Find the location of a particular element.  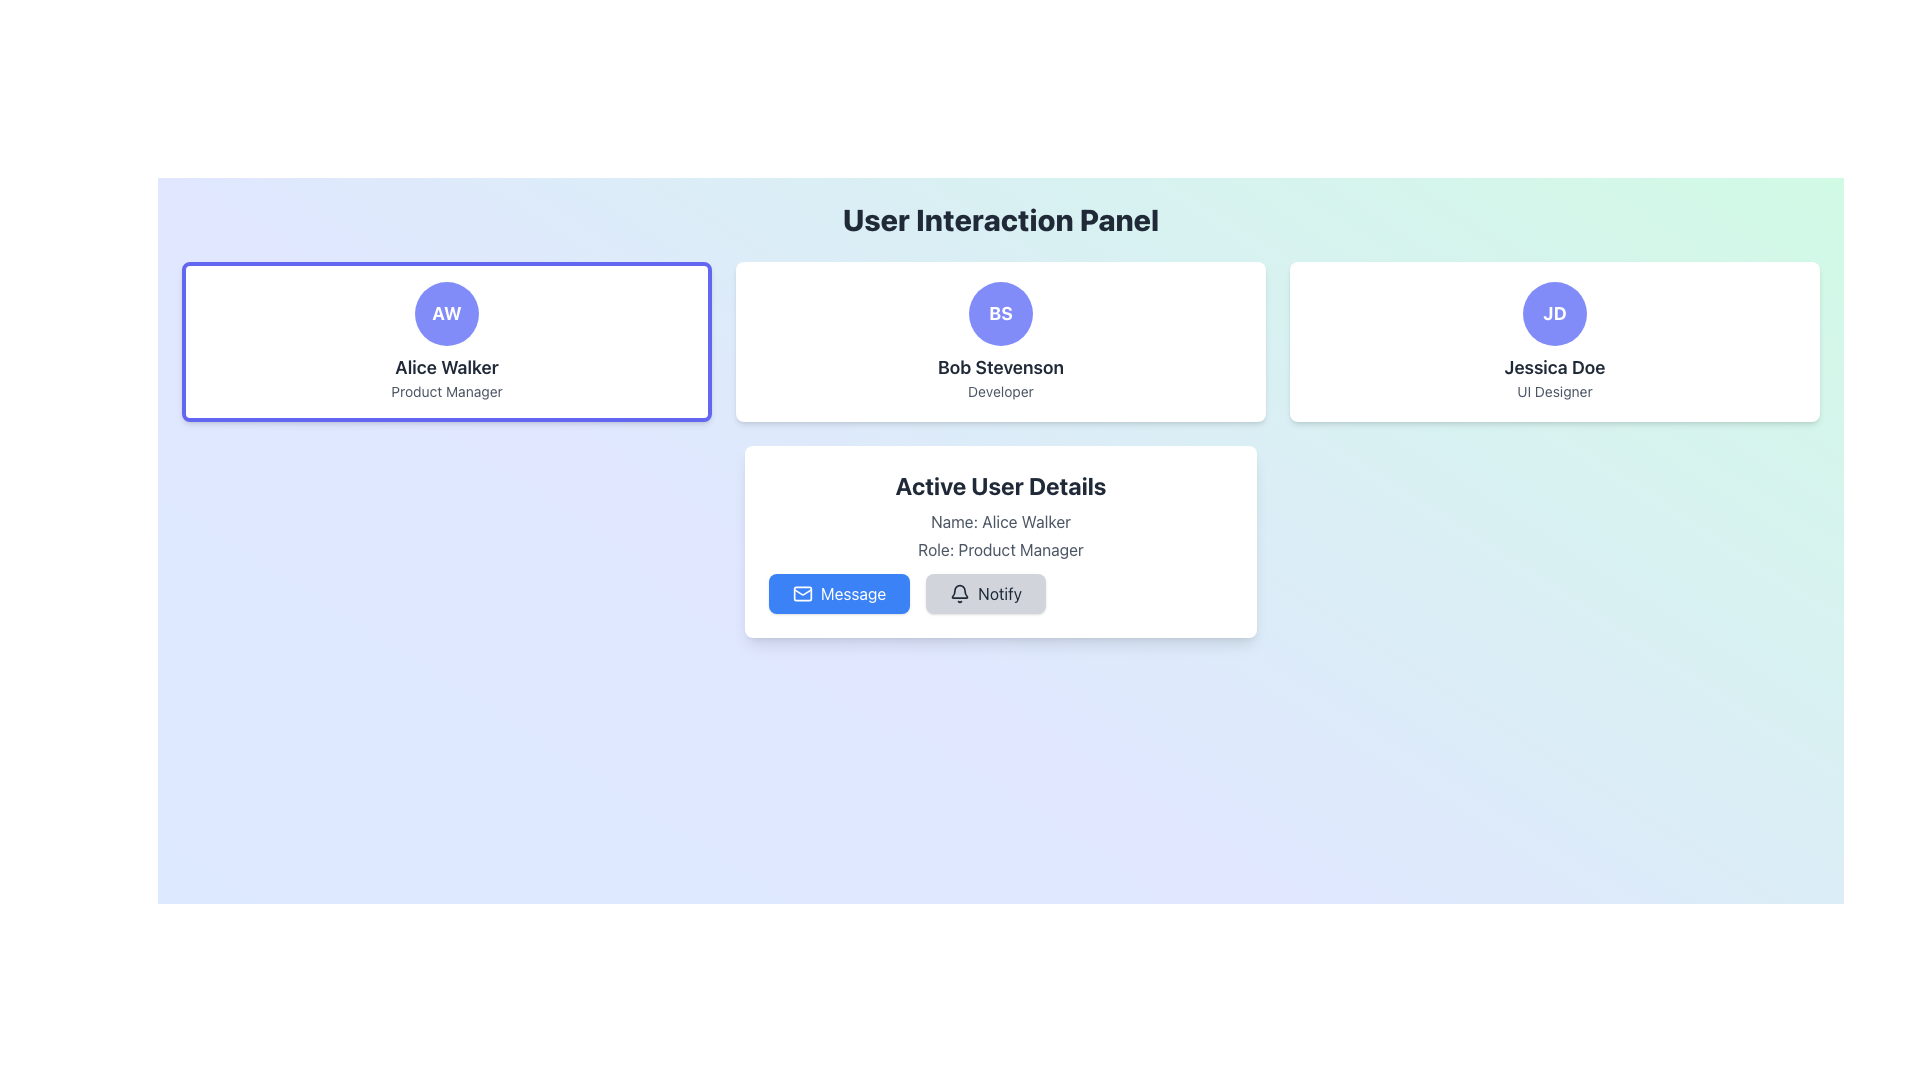

the 'Message' button which contains the small SVG rectangle inside the envelope-shaped icon located in the lower-left region of the 'Active User Details' panel is located at coordinates (802, 593).